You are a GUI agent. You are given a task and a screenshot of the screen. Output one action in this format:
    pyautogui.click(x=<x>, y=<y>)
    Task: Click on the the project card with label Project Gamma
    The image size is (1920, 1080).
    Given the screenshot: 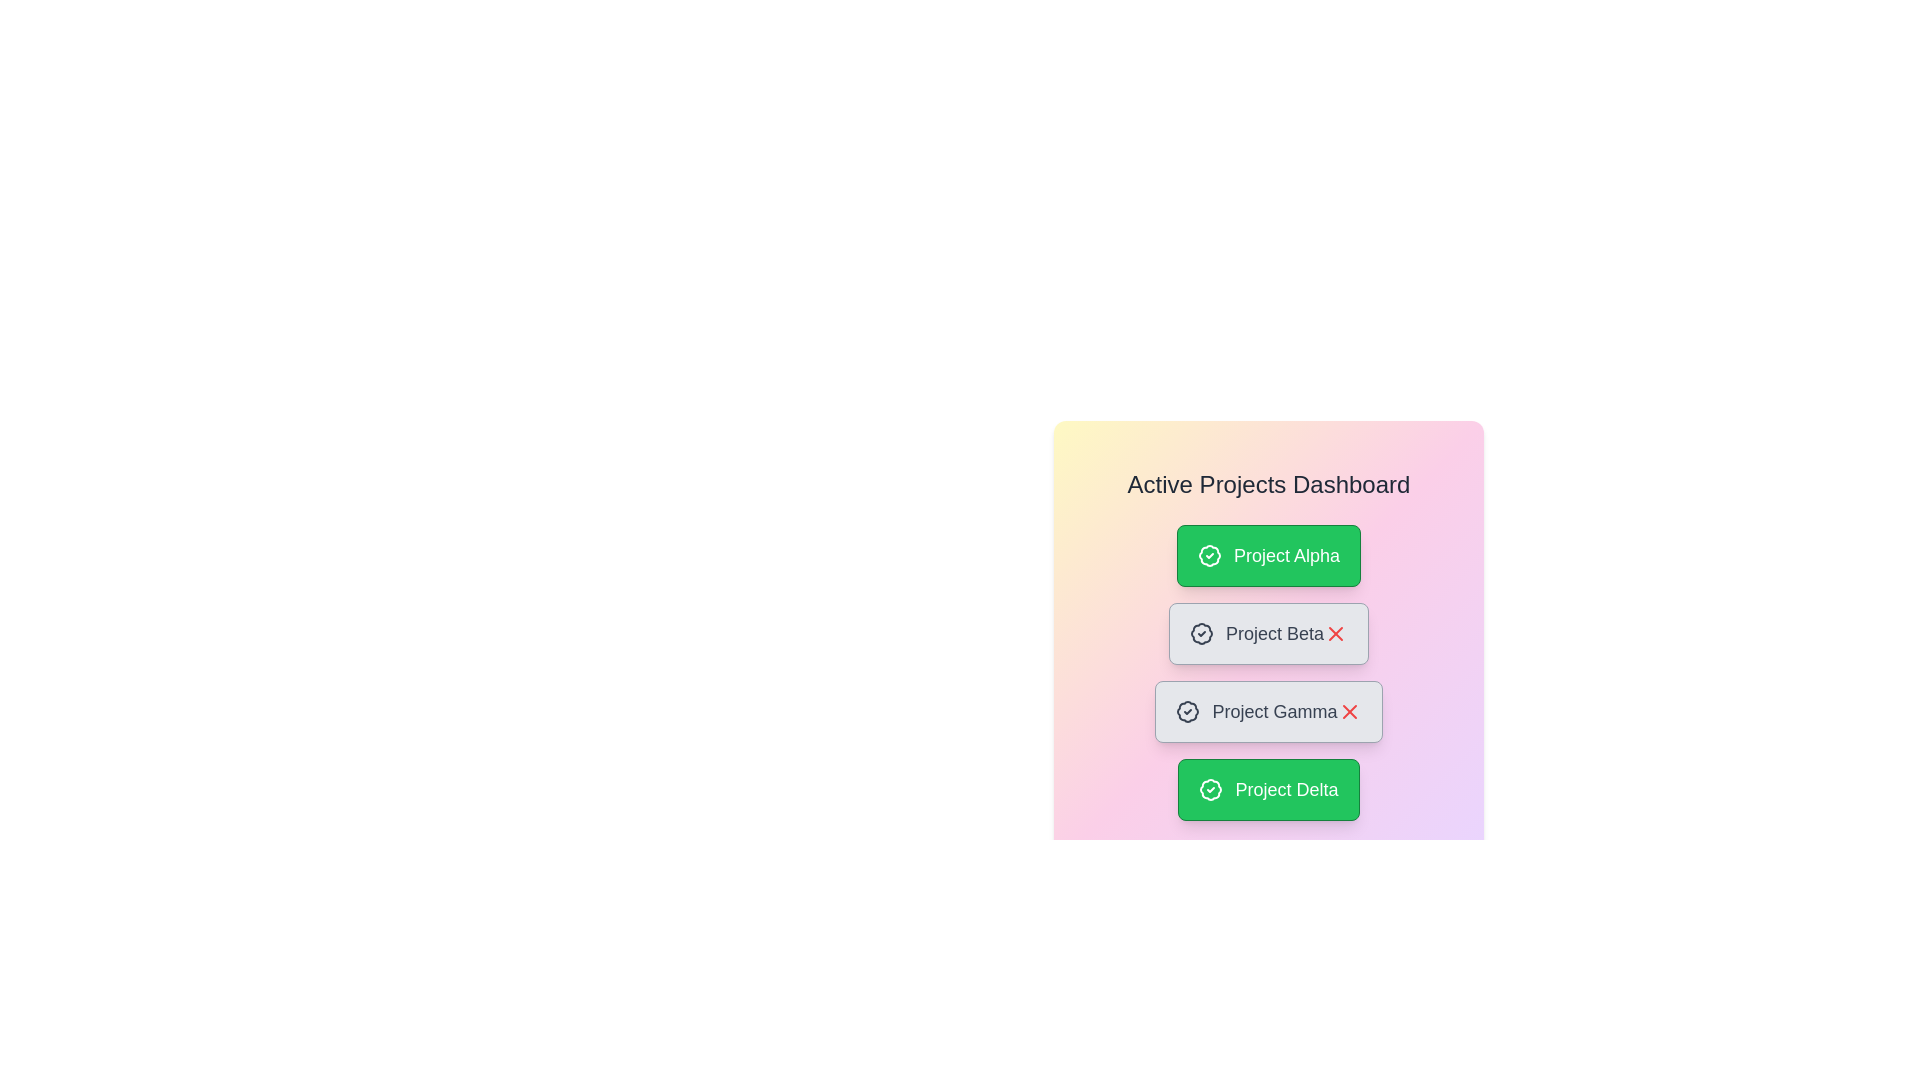 What is the action you would take?
    pyautogui.click(x=1267, y=711)
    